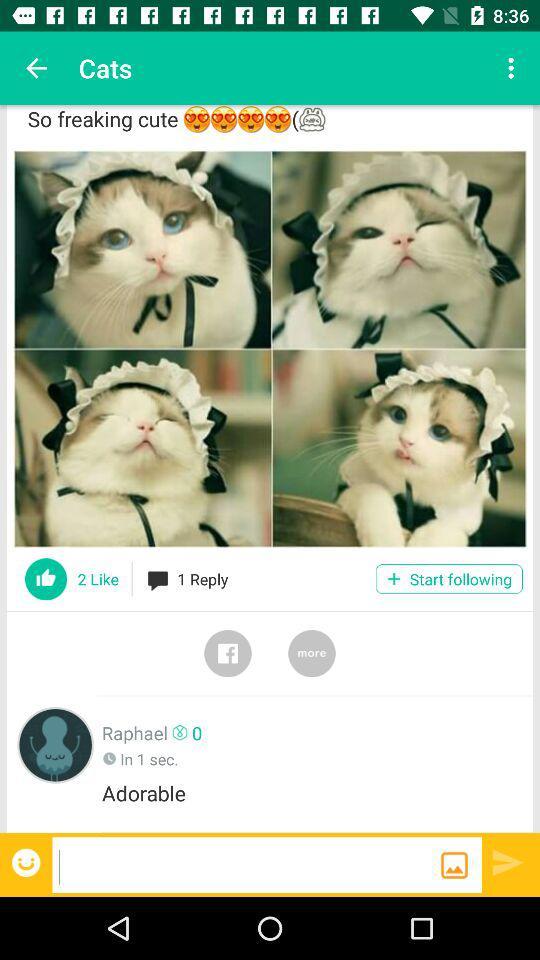 The image size is (540, 960). I want to click on click on commenter 's photo icon, so click(55, 744).